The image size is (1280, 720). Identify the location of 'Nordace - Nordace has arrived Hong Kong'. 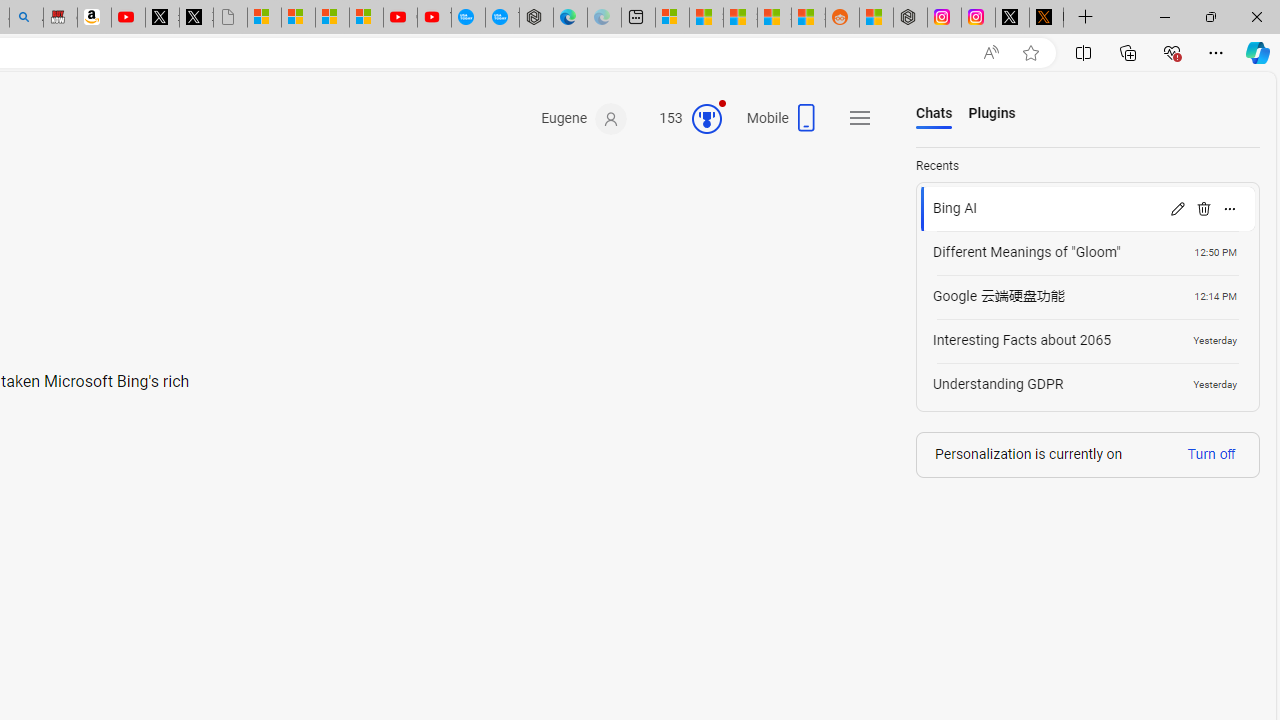
(536, 17).